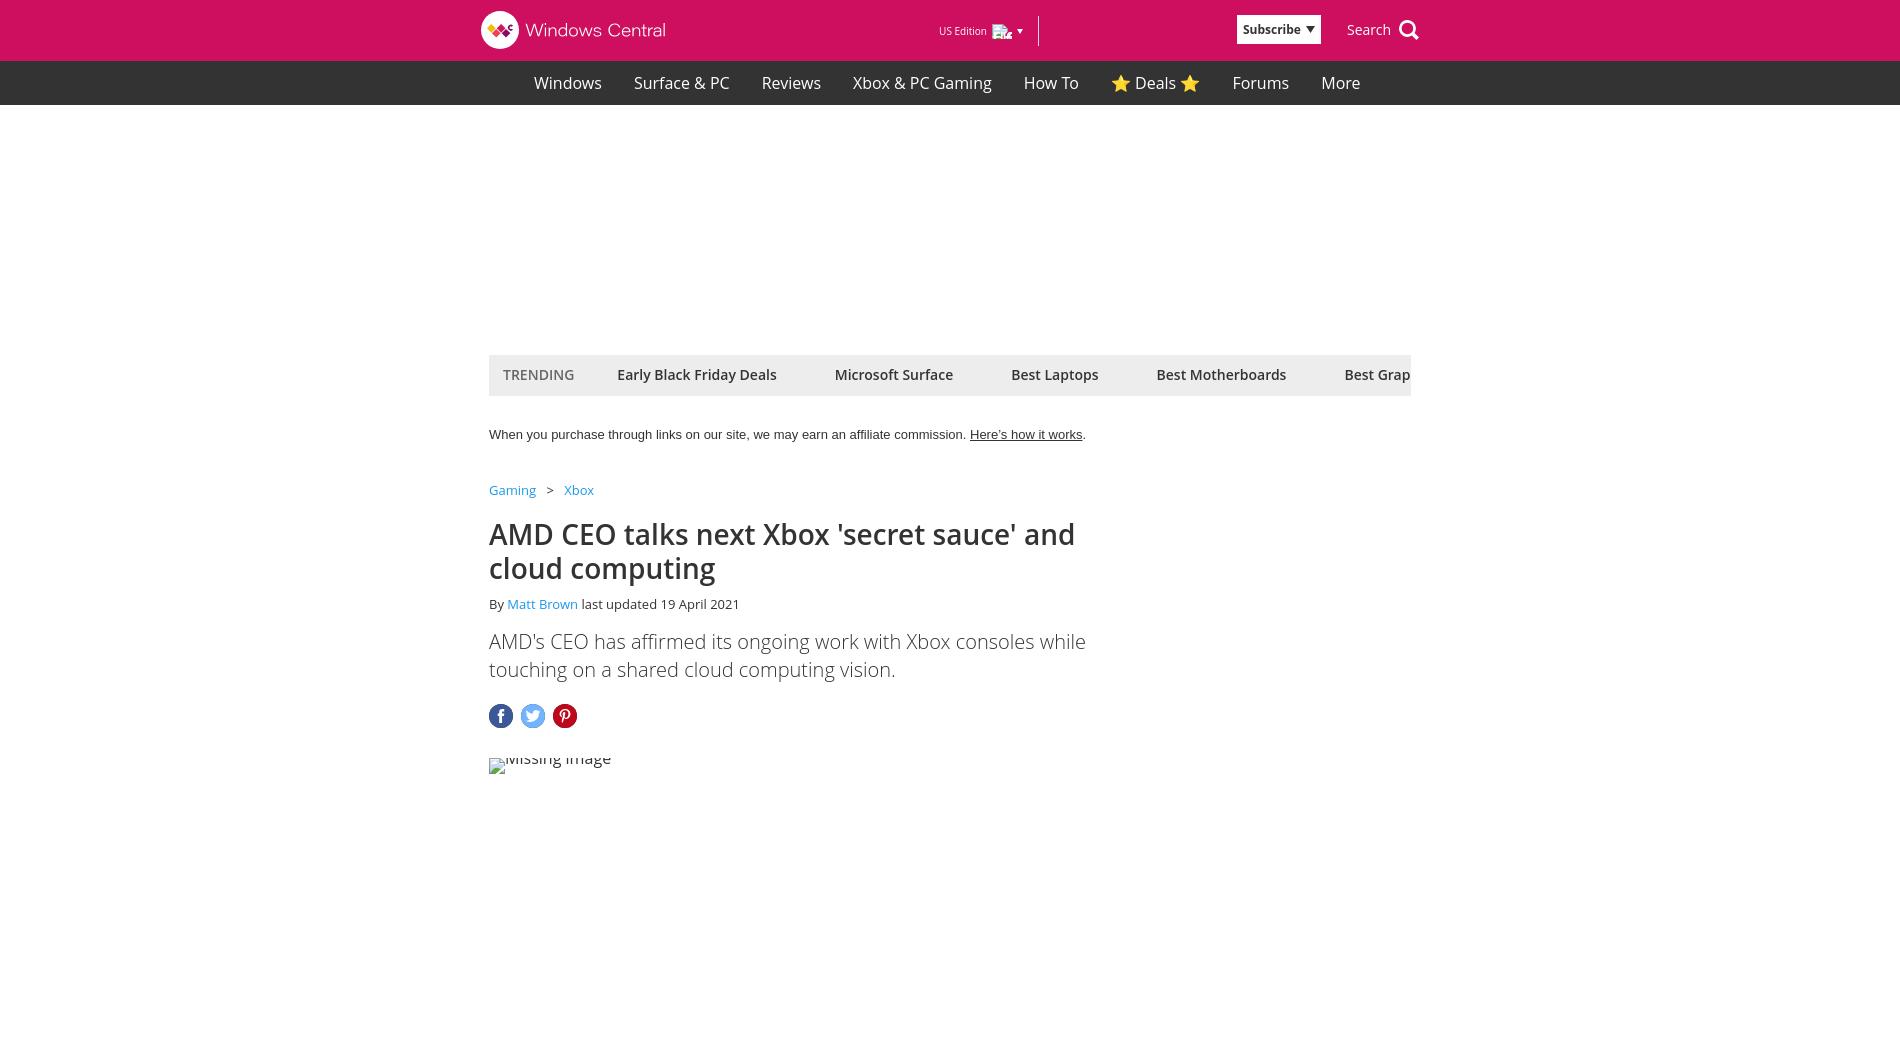  Describe the element at coordinates (728, 433) in the screenshot. I see `'When you purchase through links on our site, we may earn an affiliate commission.'` at that location.